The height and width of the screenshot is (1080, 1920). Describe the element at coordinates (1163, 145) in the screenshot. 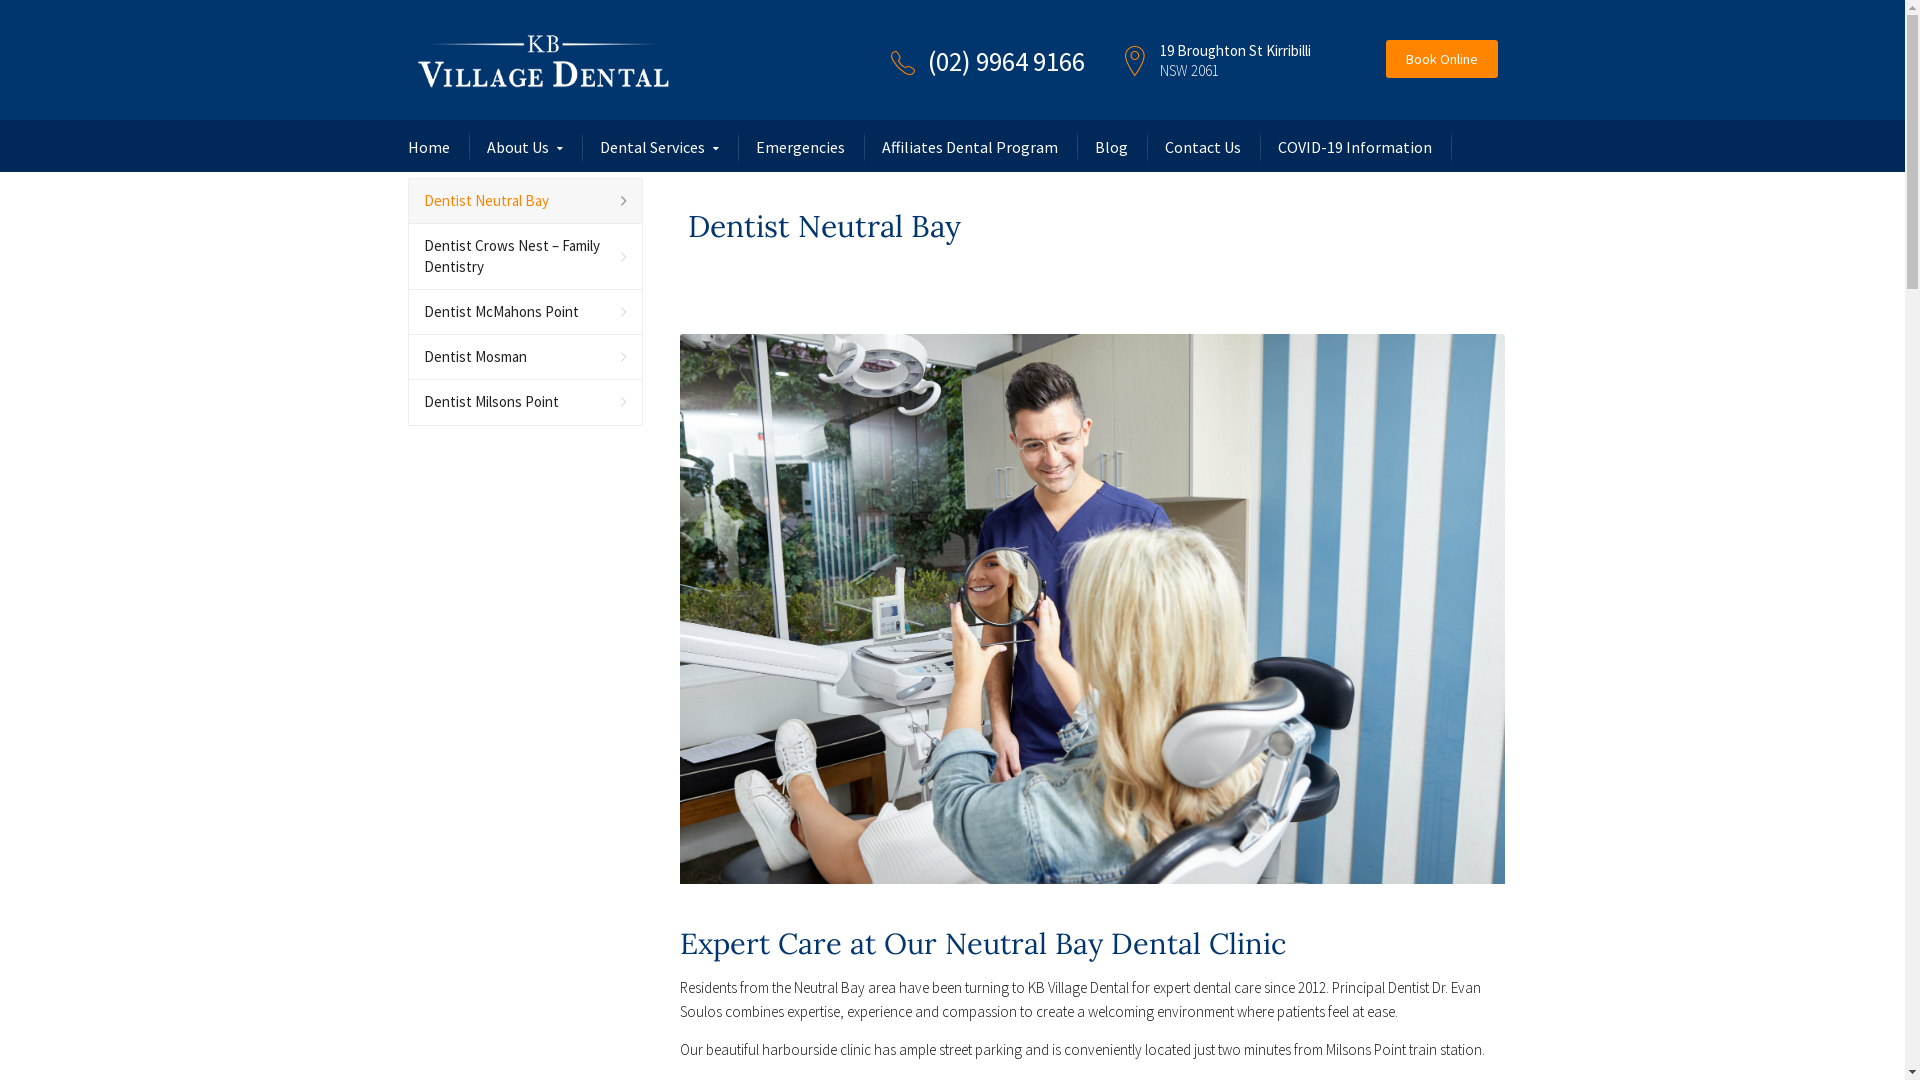

I see `'Contact Us'` at that location.